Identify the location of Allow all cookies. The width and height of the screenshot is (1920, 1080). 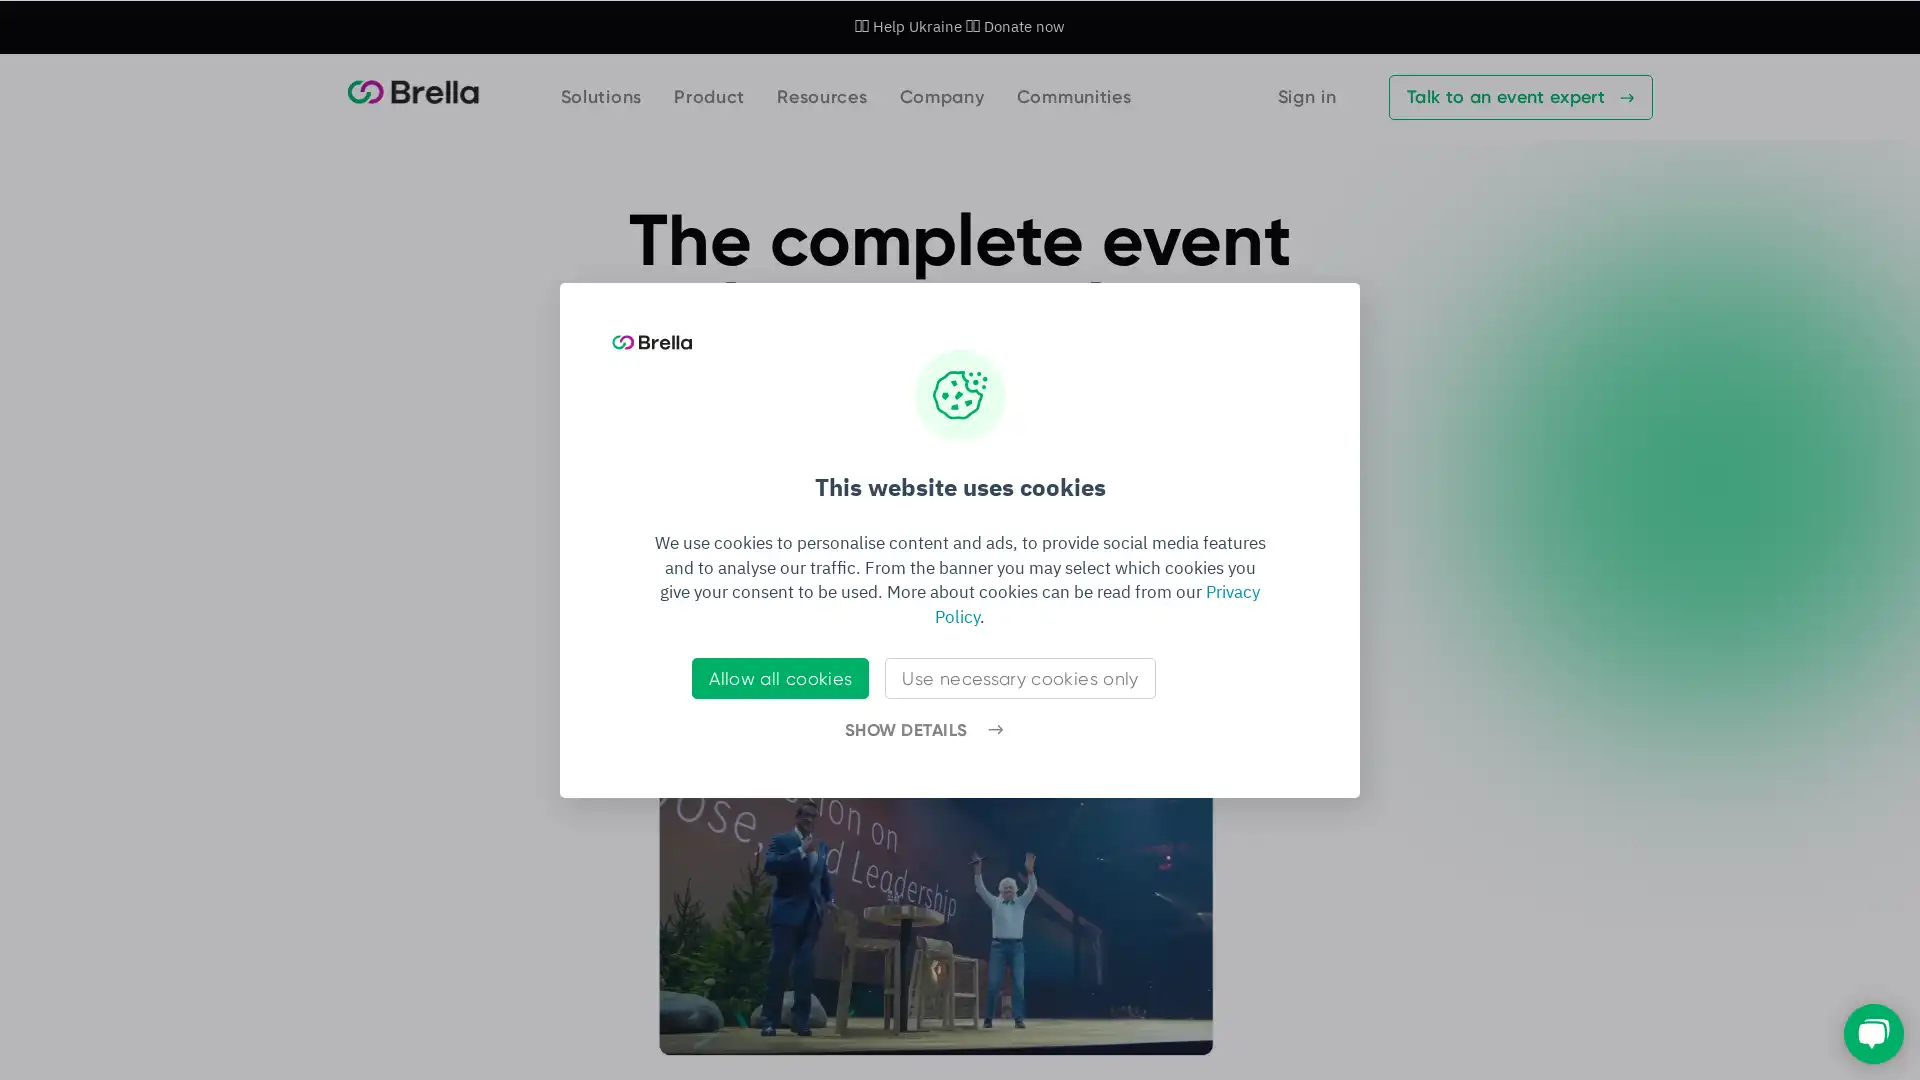
(779, 677).